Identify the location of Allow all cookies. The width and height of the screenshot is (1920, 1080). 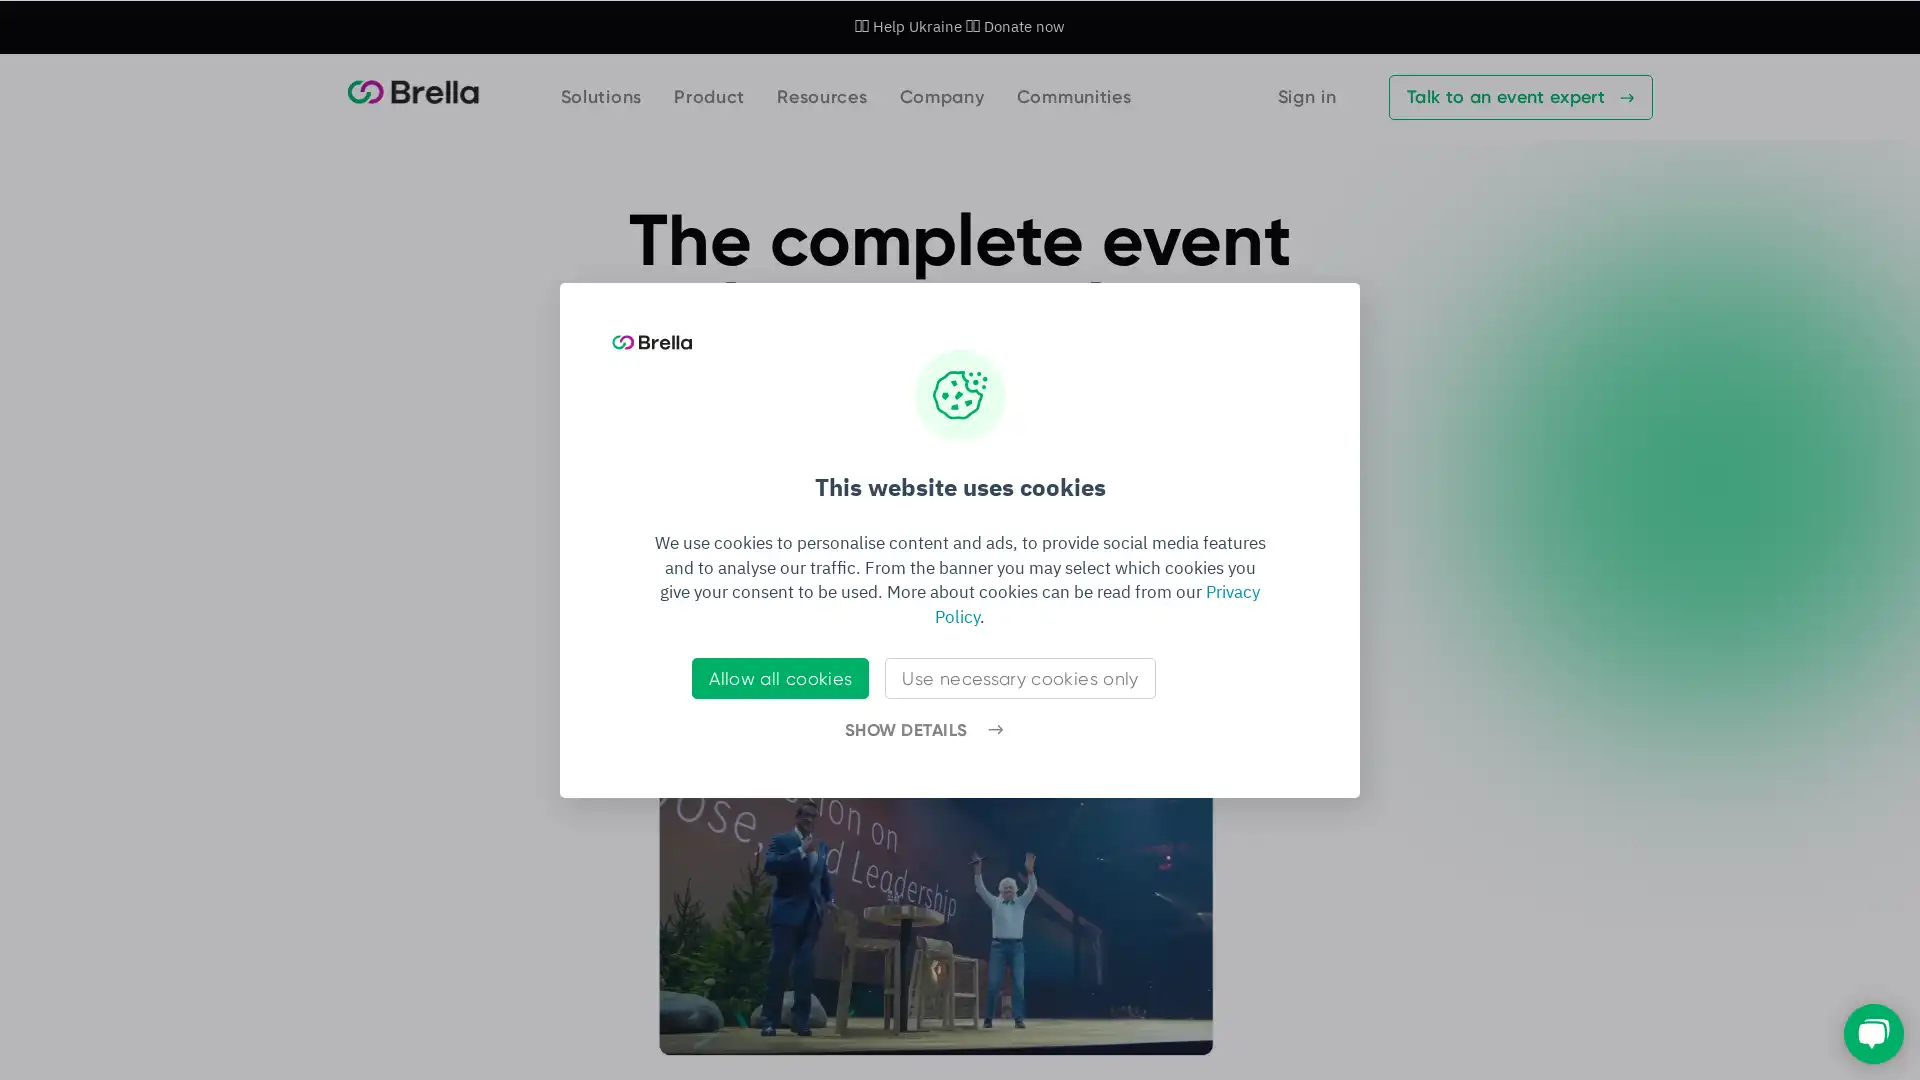
(779, 677).